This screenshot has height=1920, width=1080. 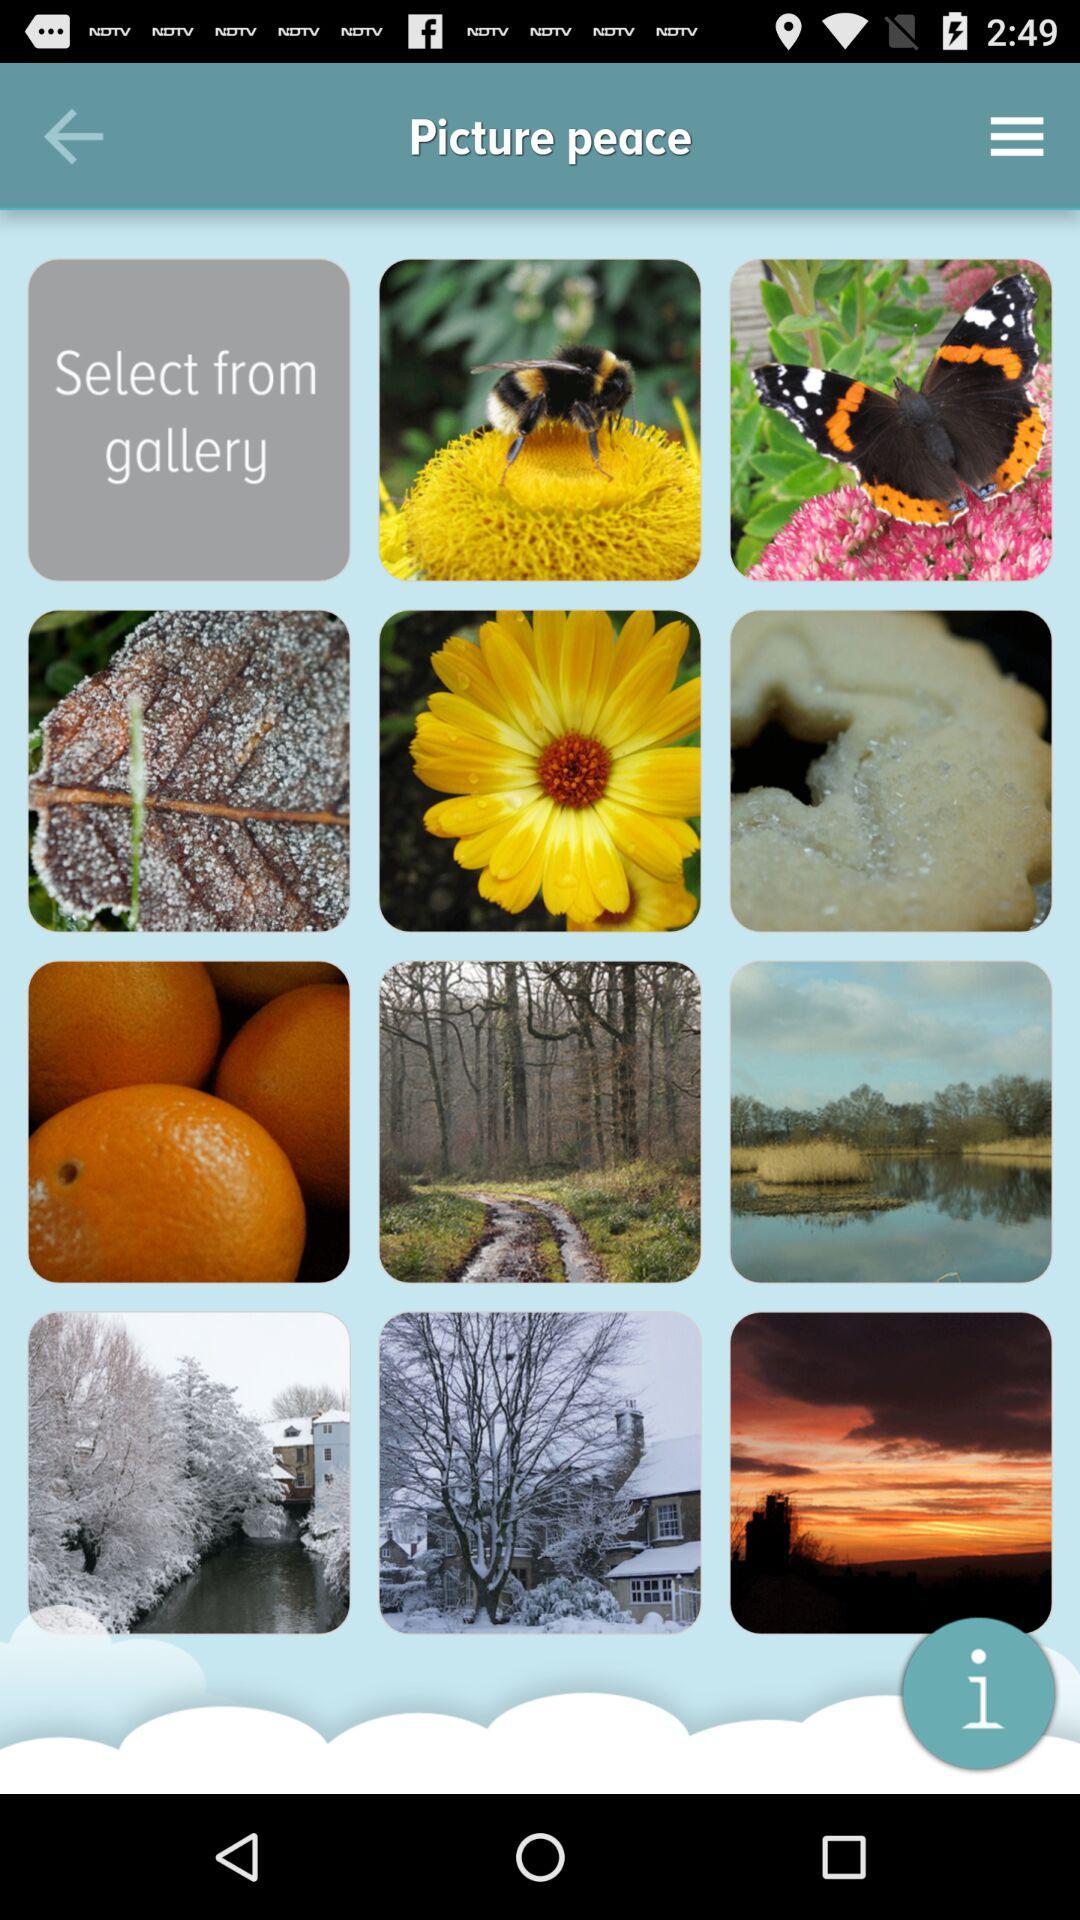 What do you see at coordinates (189, 1122) in the screenshot?
I see `that photo` at bounding box center [189, 1122].